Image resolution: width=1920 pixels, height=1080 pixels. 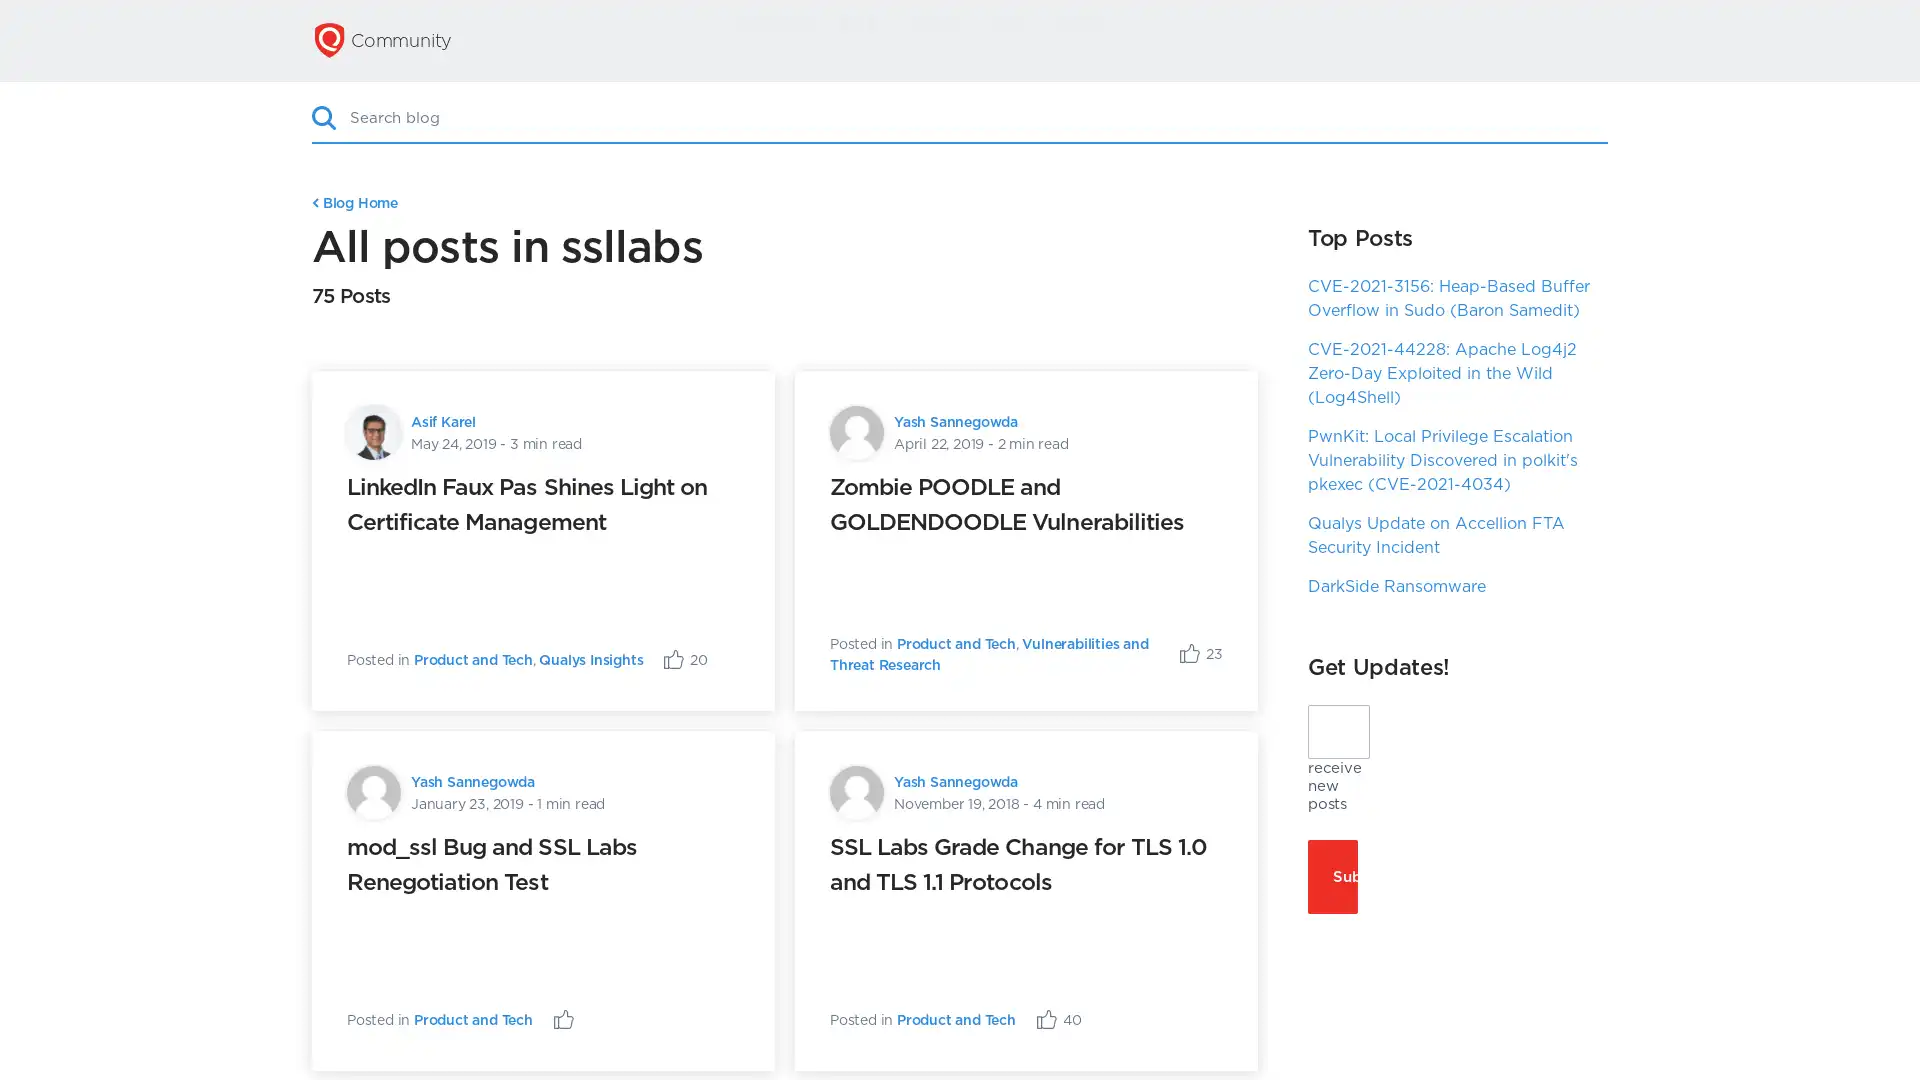 I want to click on Subscribe, so click(x=1333, y=875).